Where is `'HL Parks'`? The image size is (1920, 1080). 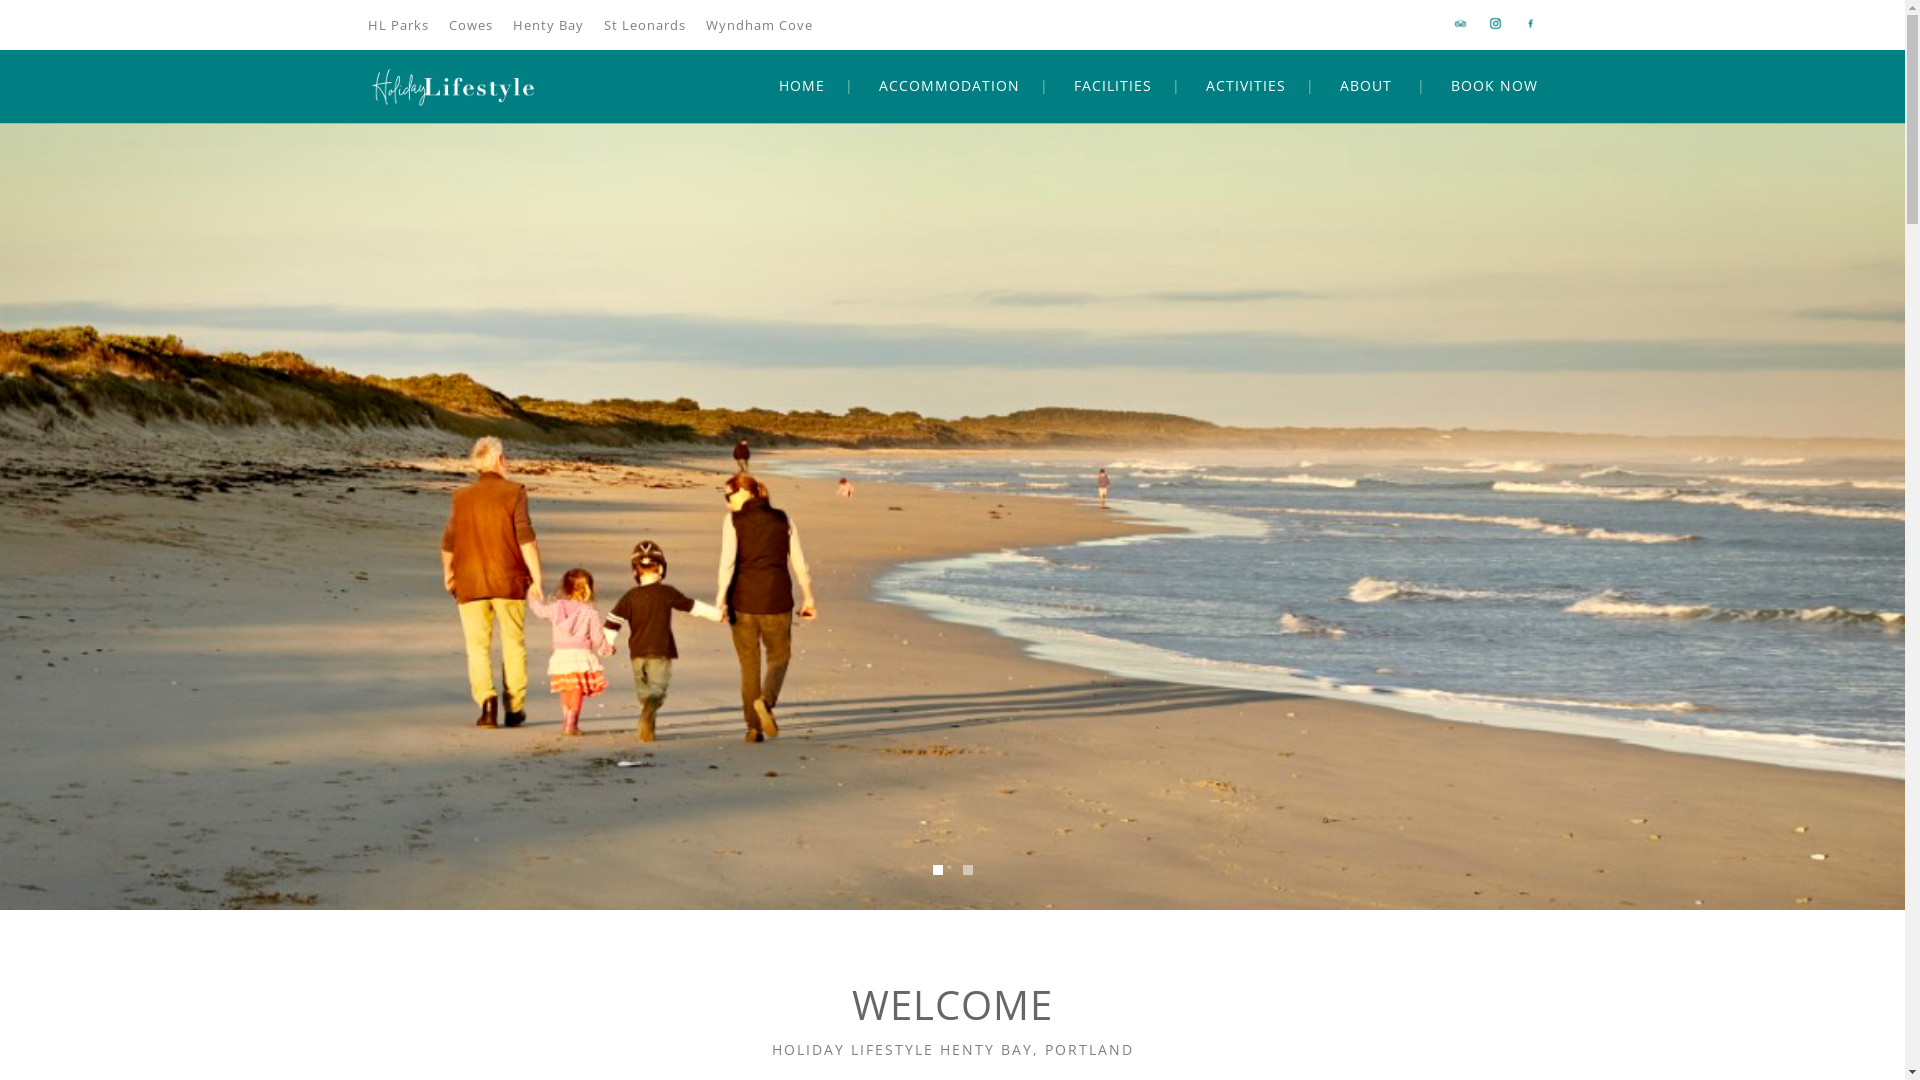 'HL Parks' is located at coordinates (368, 24).